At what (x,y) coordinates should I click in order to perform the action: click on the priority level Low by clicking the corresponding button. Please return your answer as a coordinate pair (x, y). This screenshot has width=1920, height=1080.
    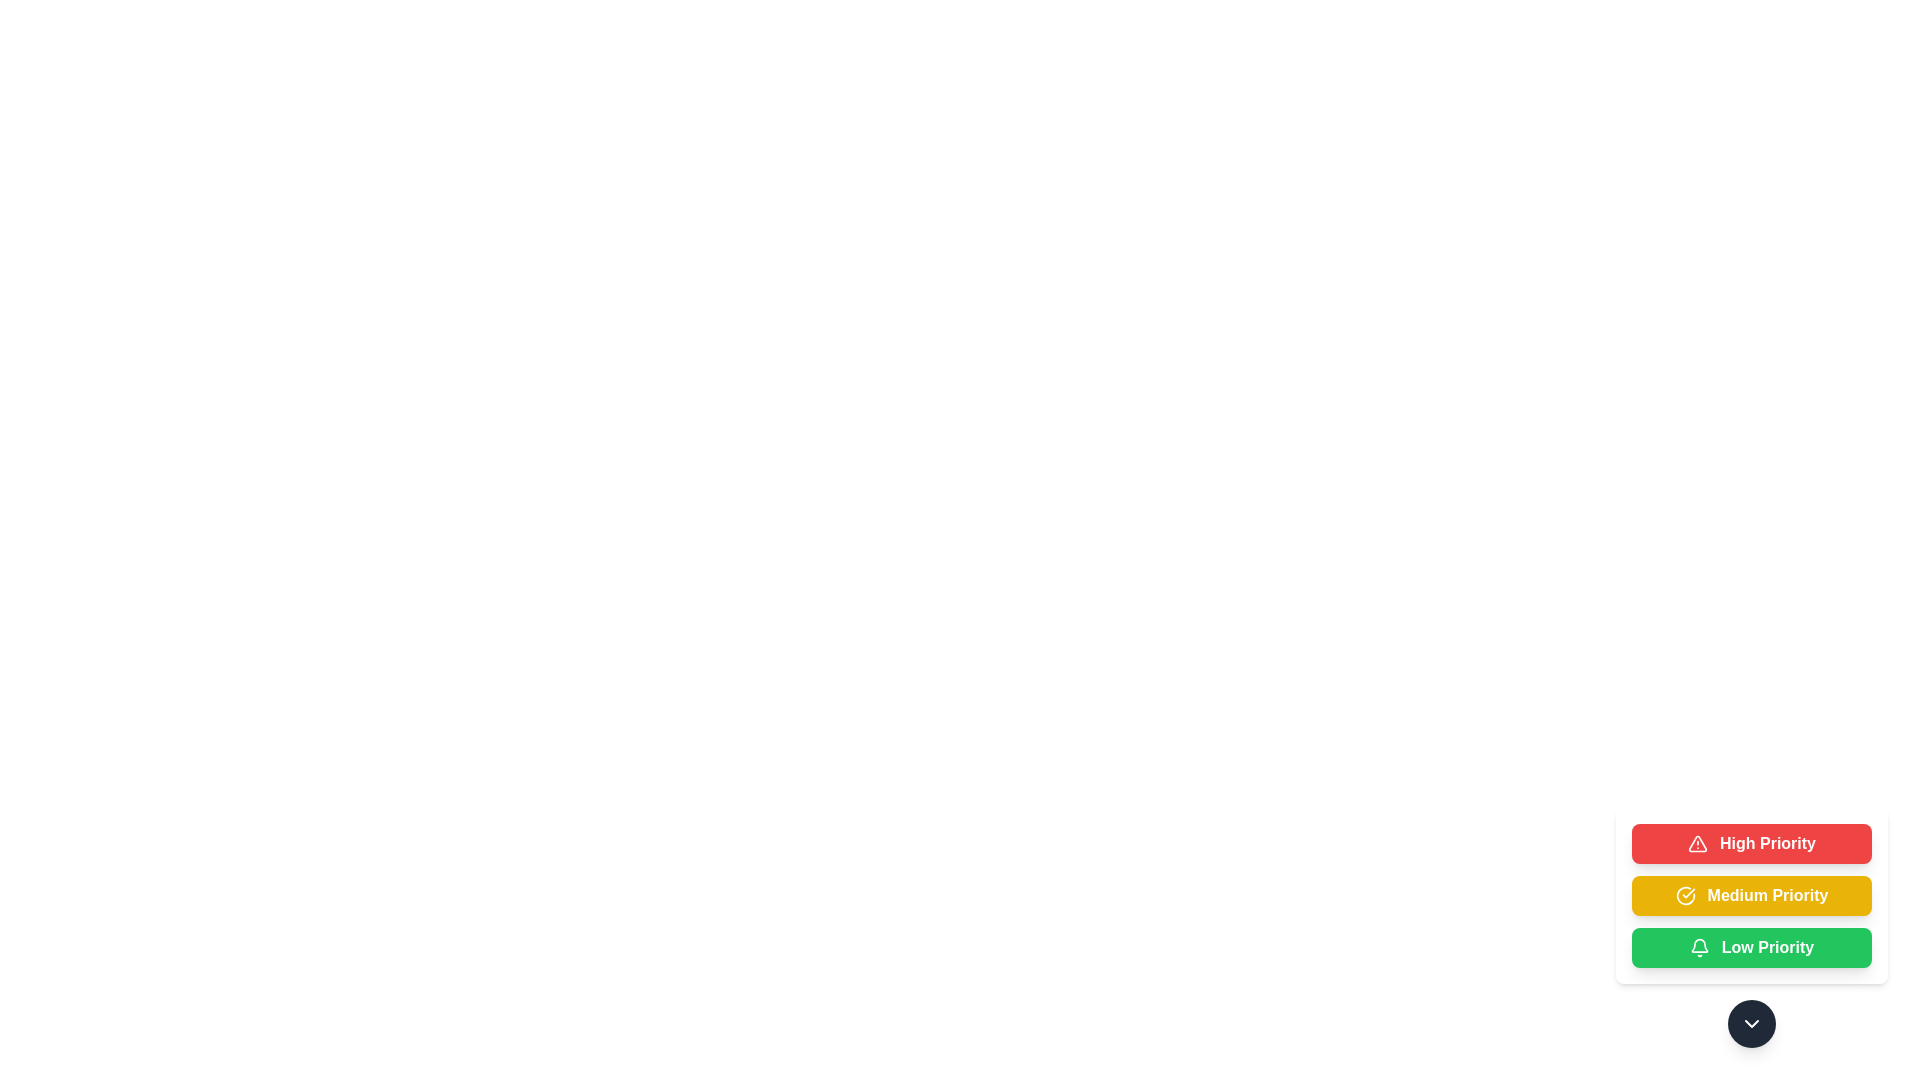
    Looking at the image, I should click on (1751, 947).